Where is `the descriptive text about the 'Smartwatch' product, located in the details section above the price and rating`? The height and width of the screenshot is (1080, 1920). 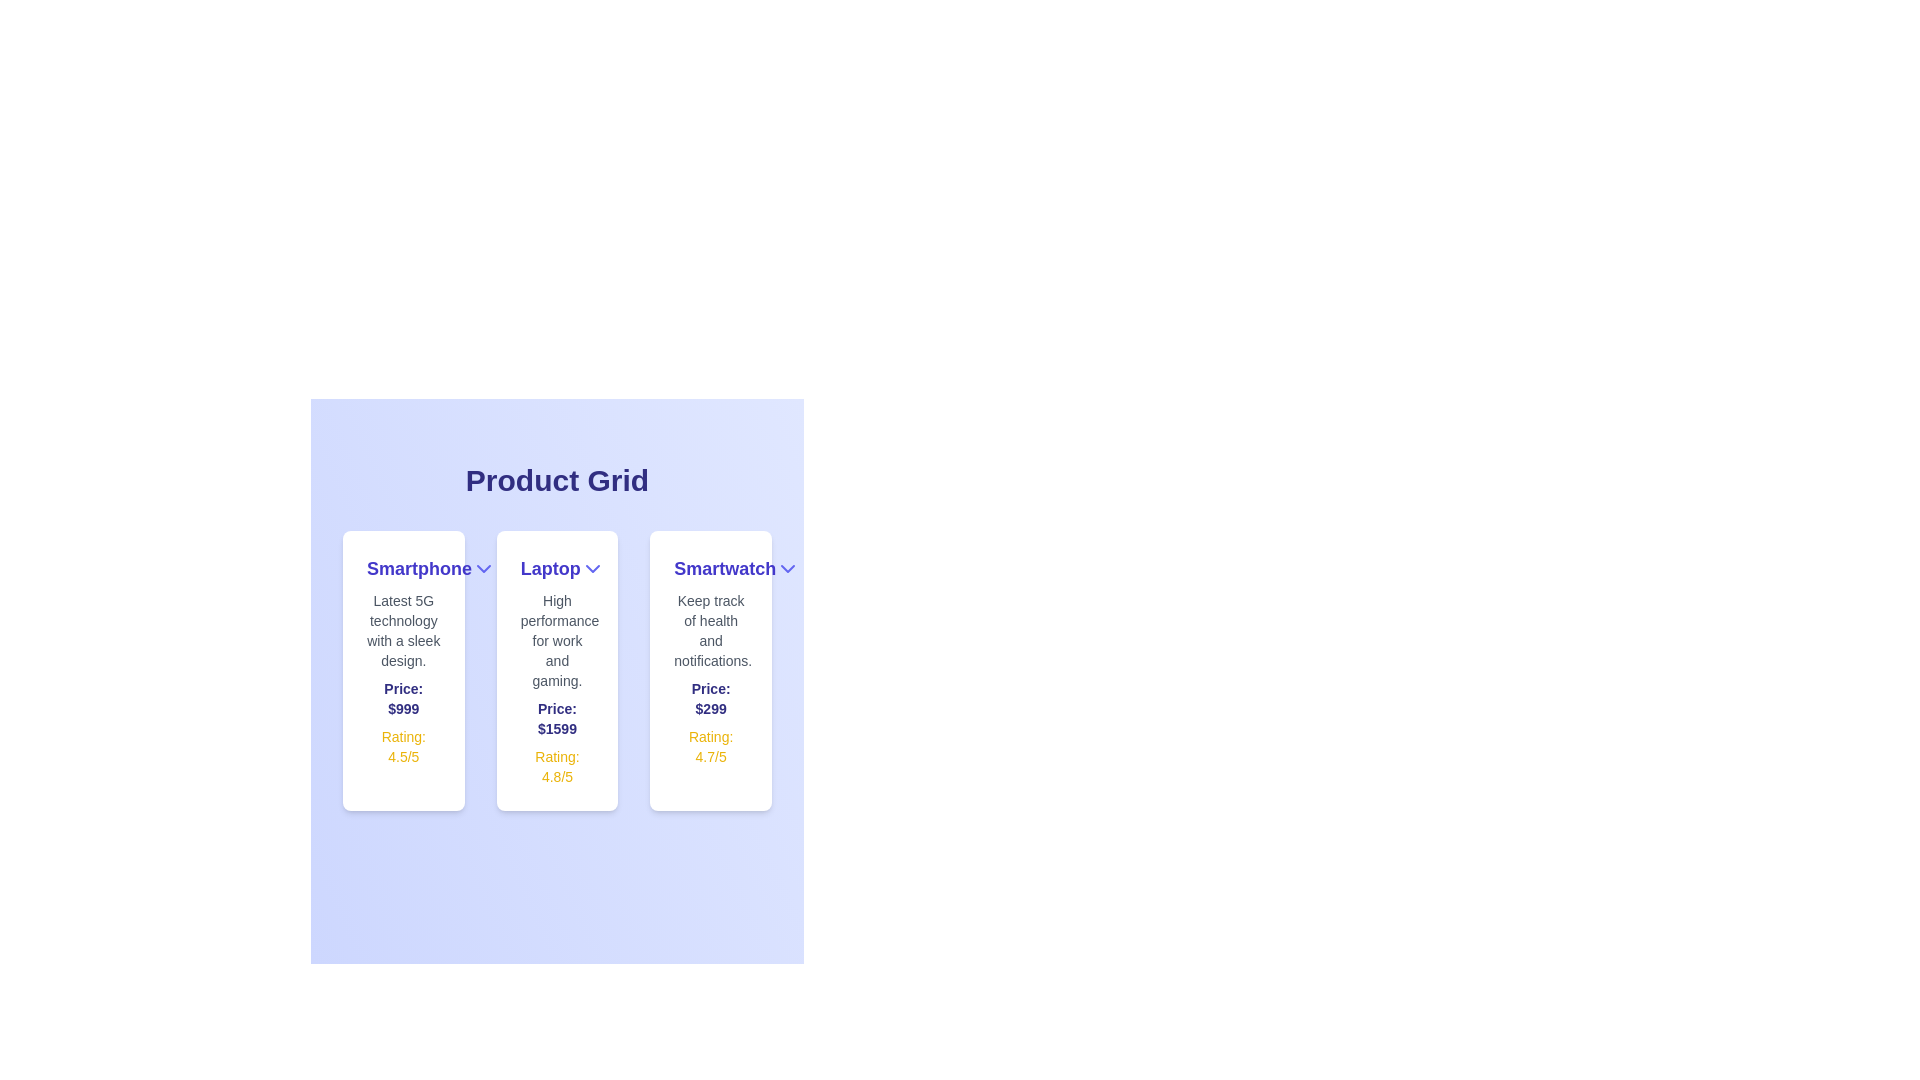
the descriptive text about the 'Smartwatch' product, located in the details section above the price and rating is located at coordinates (711, 631).